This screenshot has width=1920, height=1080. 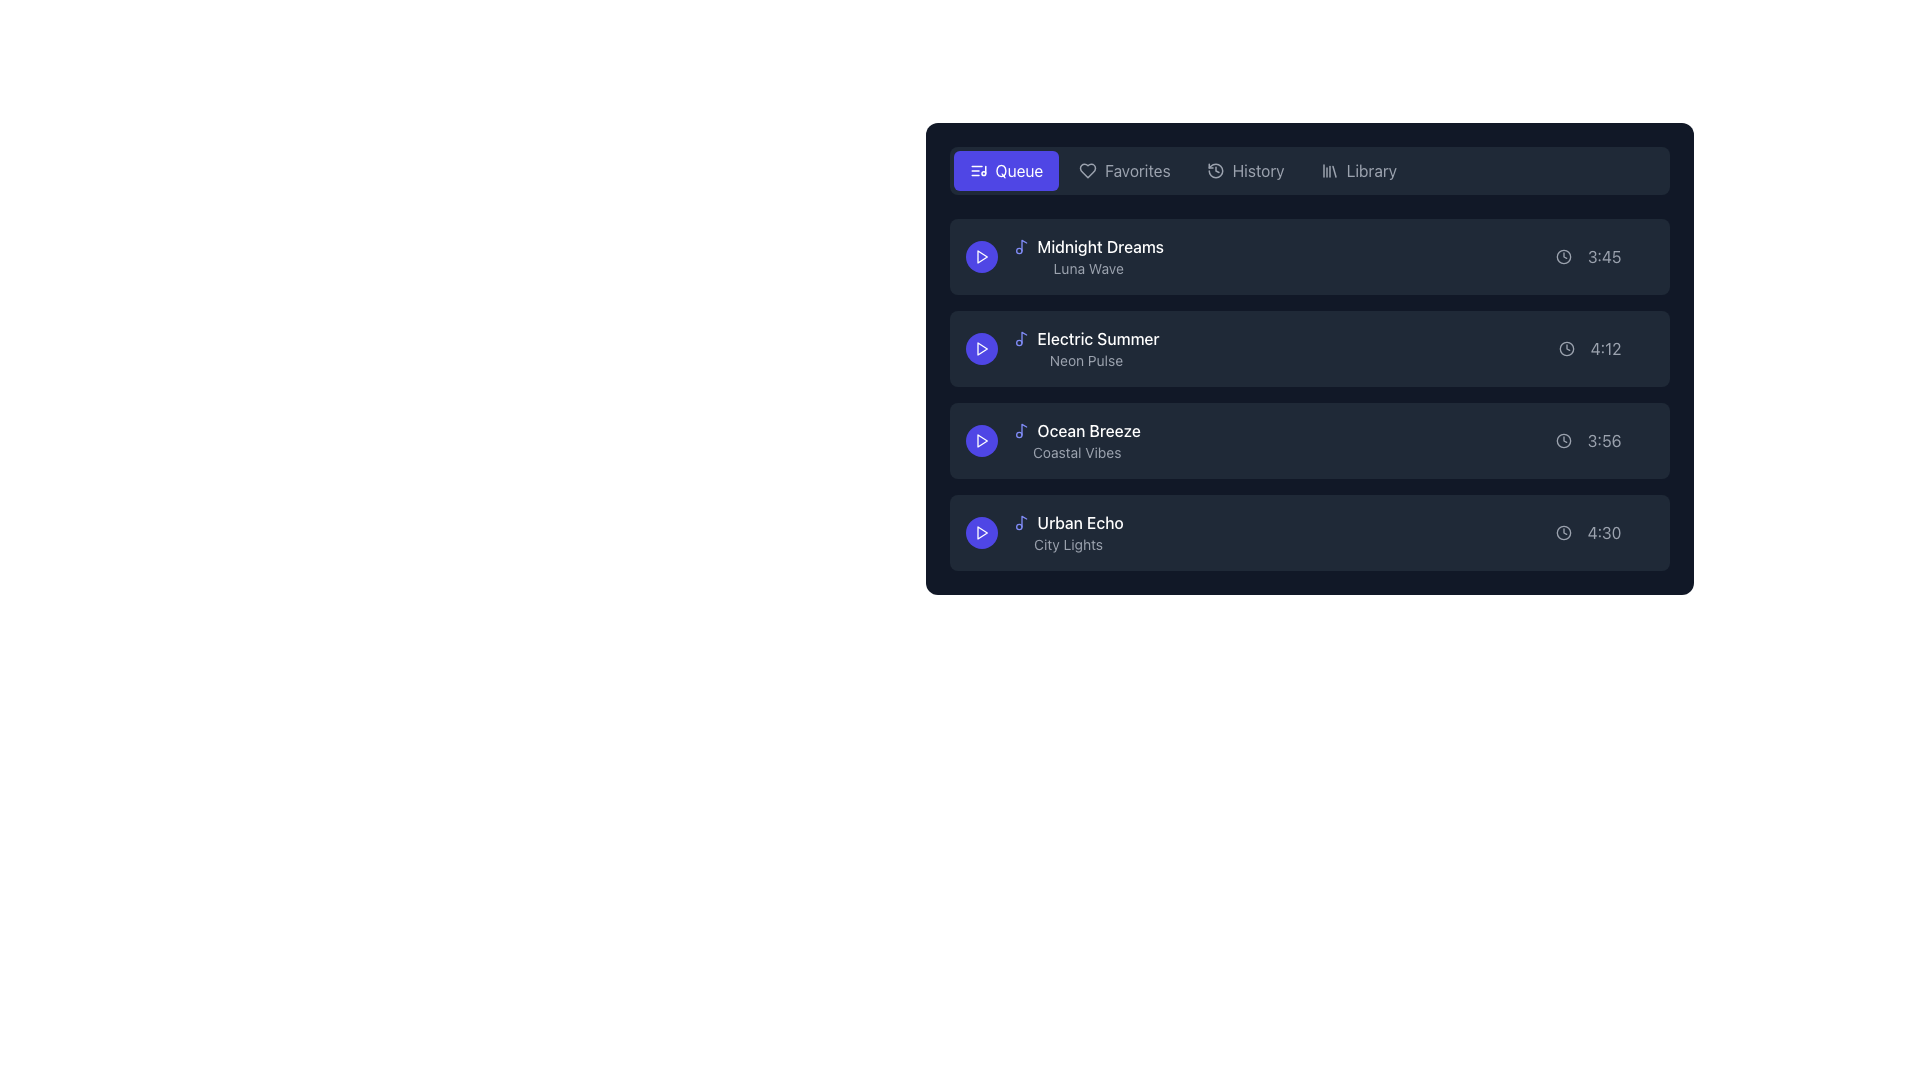 I want to click on the circular indigo button with a white play icon associated with the 'Electric Summer' list item, so click(x=981, y=347).